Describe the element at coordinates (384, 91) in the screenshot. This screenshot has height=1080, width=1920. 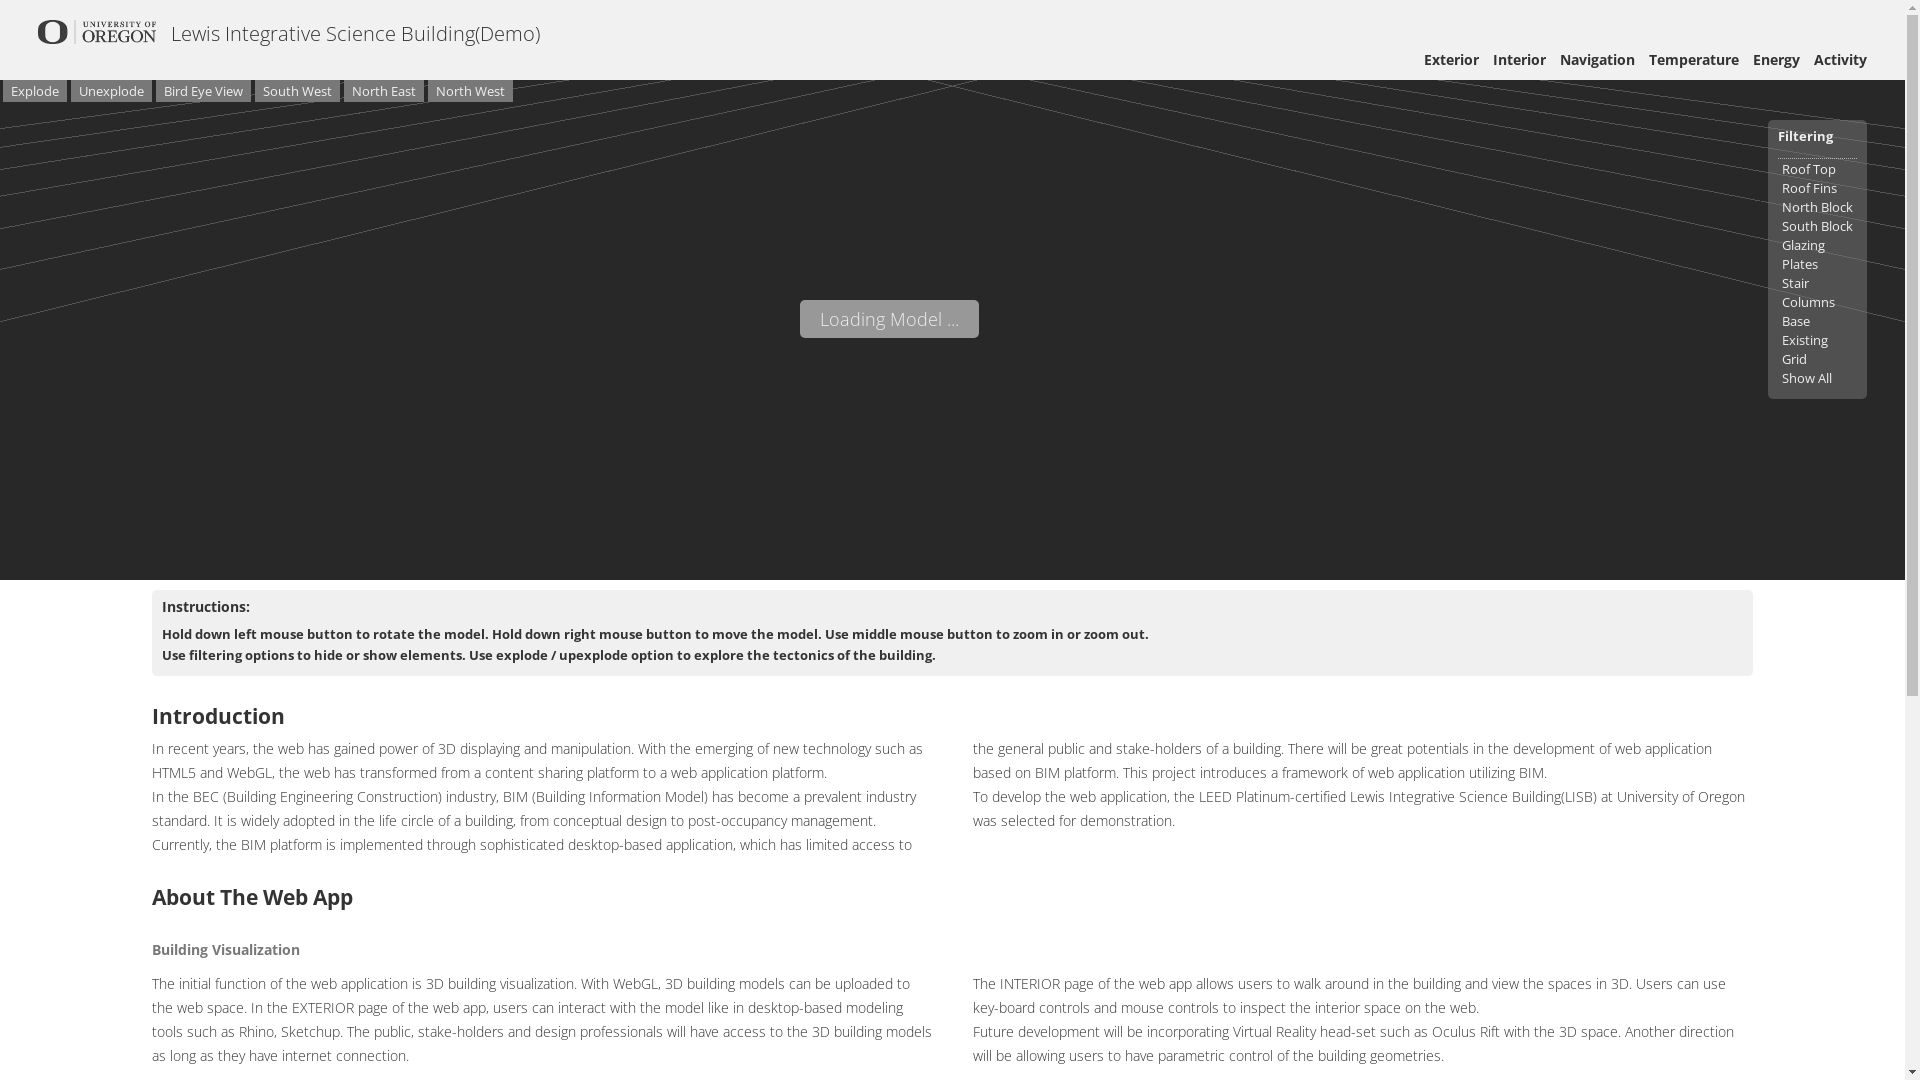
I see `'North East'` at that location.